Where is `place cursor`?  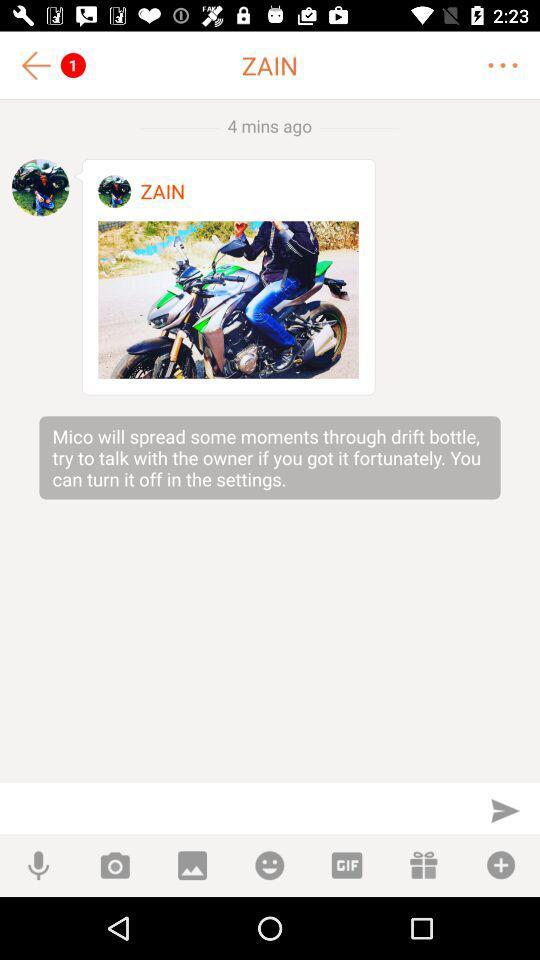
place cursor is located at coordinates (234, 808).